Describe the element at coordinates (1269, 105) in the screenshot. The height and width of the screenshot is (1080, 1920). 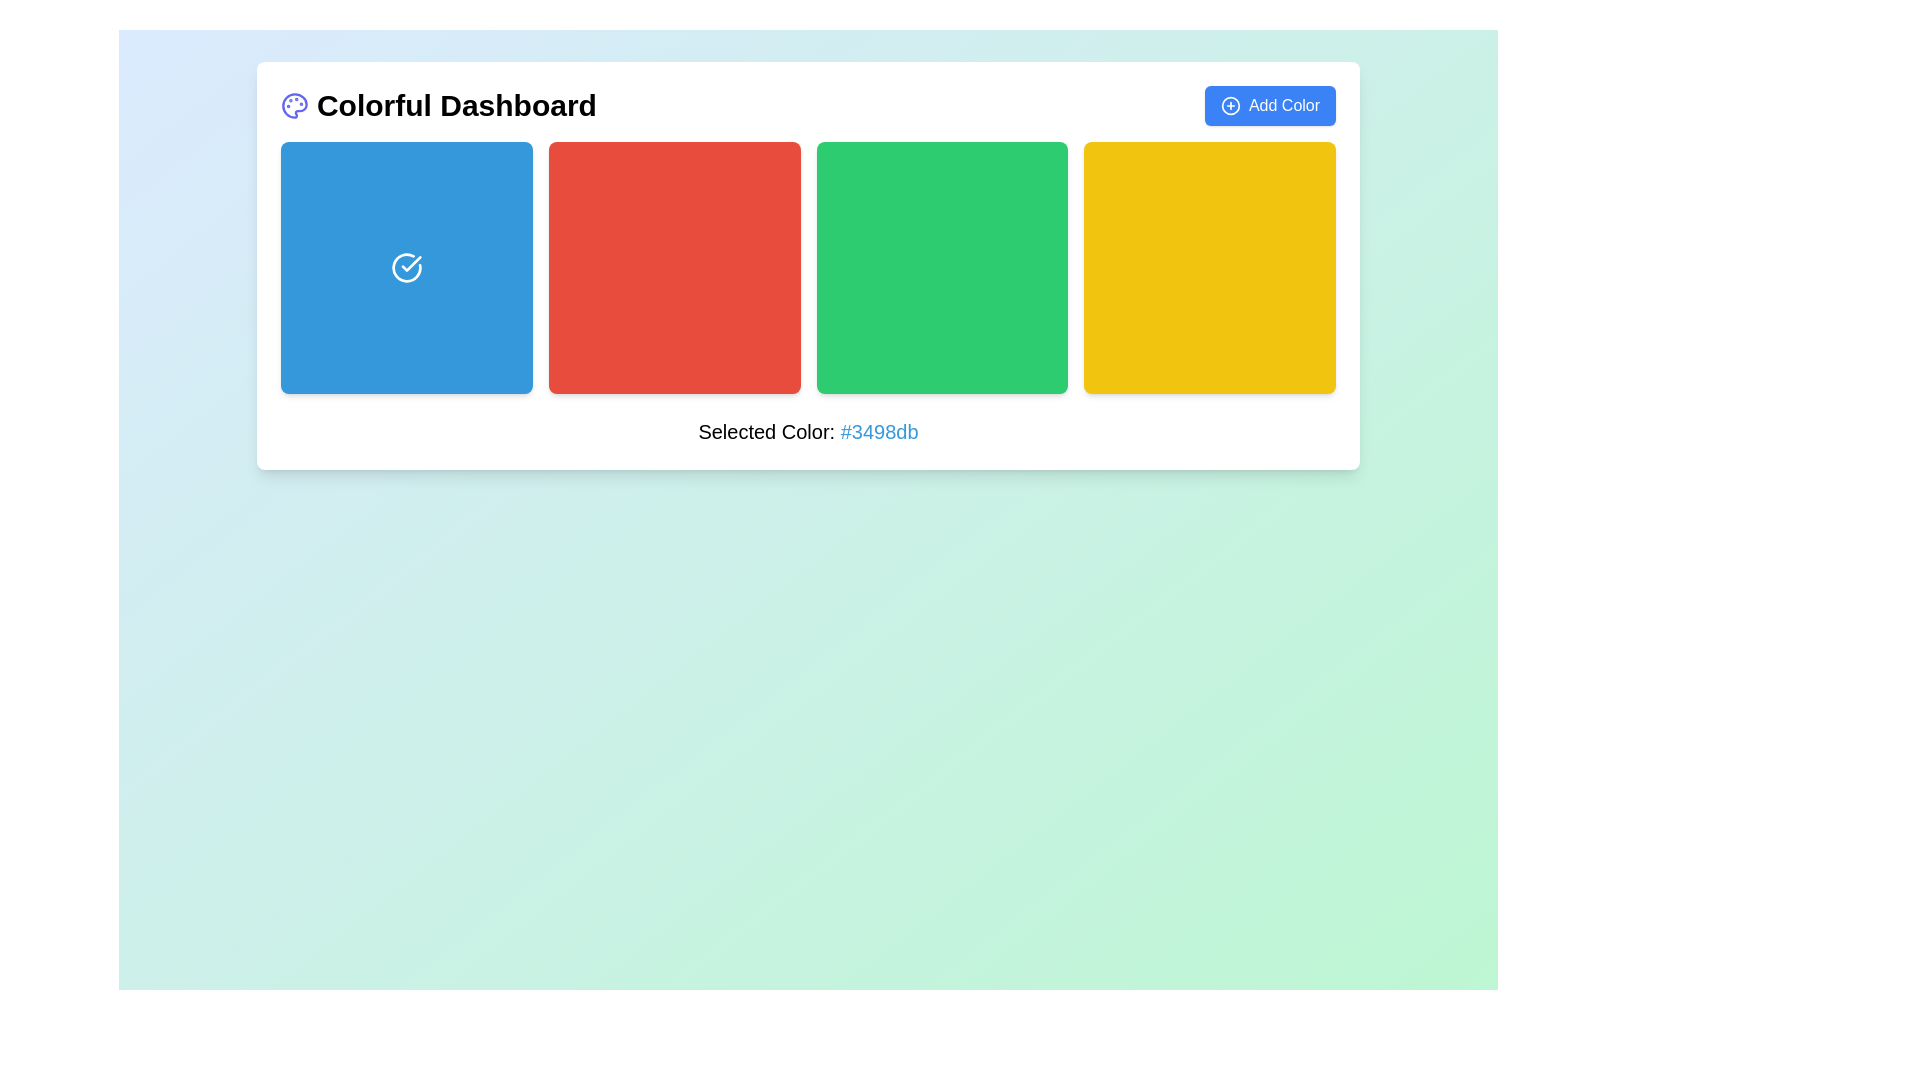
I see `the 'Add Color' button, which is a rectangular button with rounded corners, blue background, white text, and an icon of a circle with a plus sign, located in the header section titled 'Colorful Dashboard'` at that location.